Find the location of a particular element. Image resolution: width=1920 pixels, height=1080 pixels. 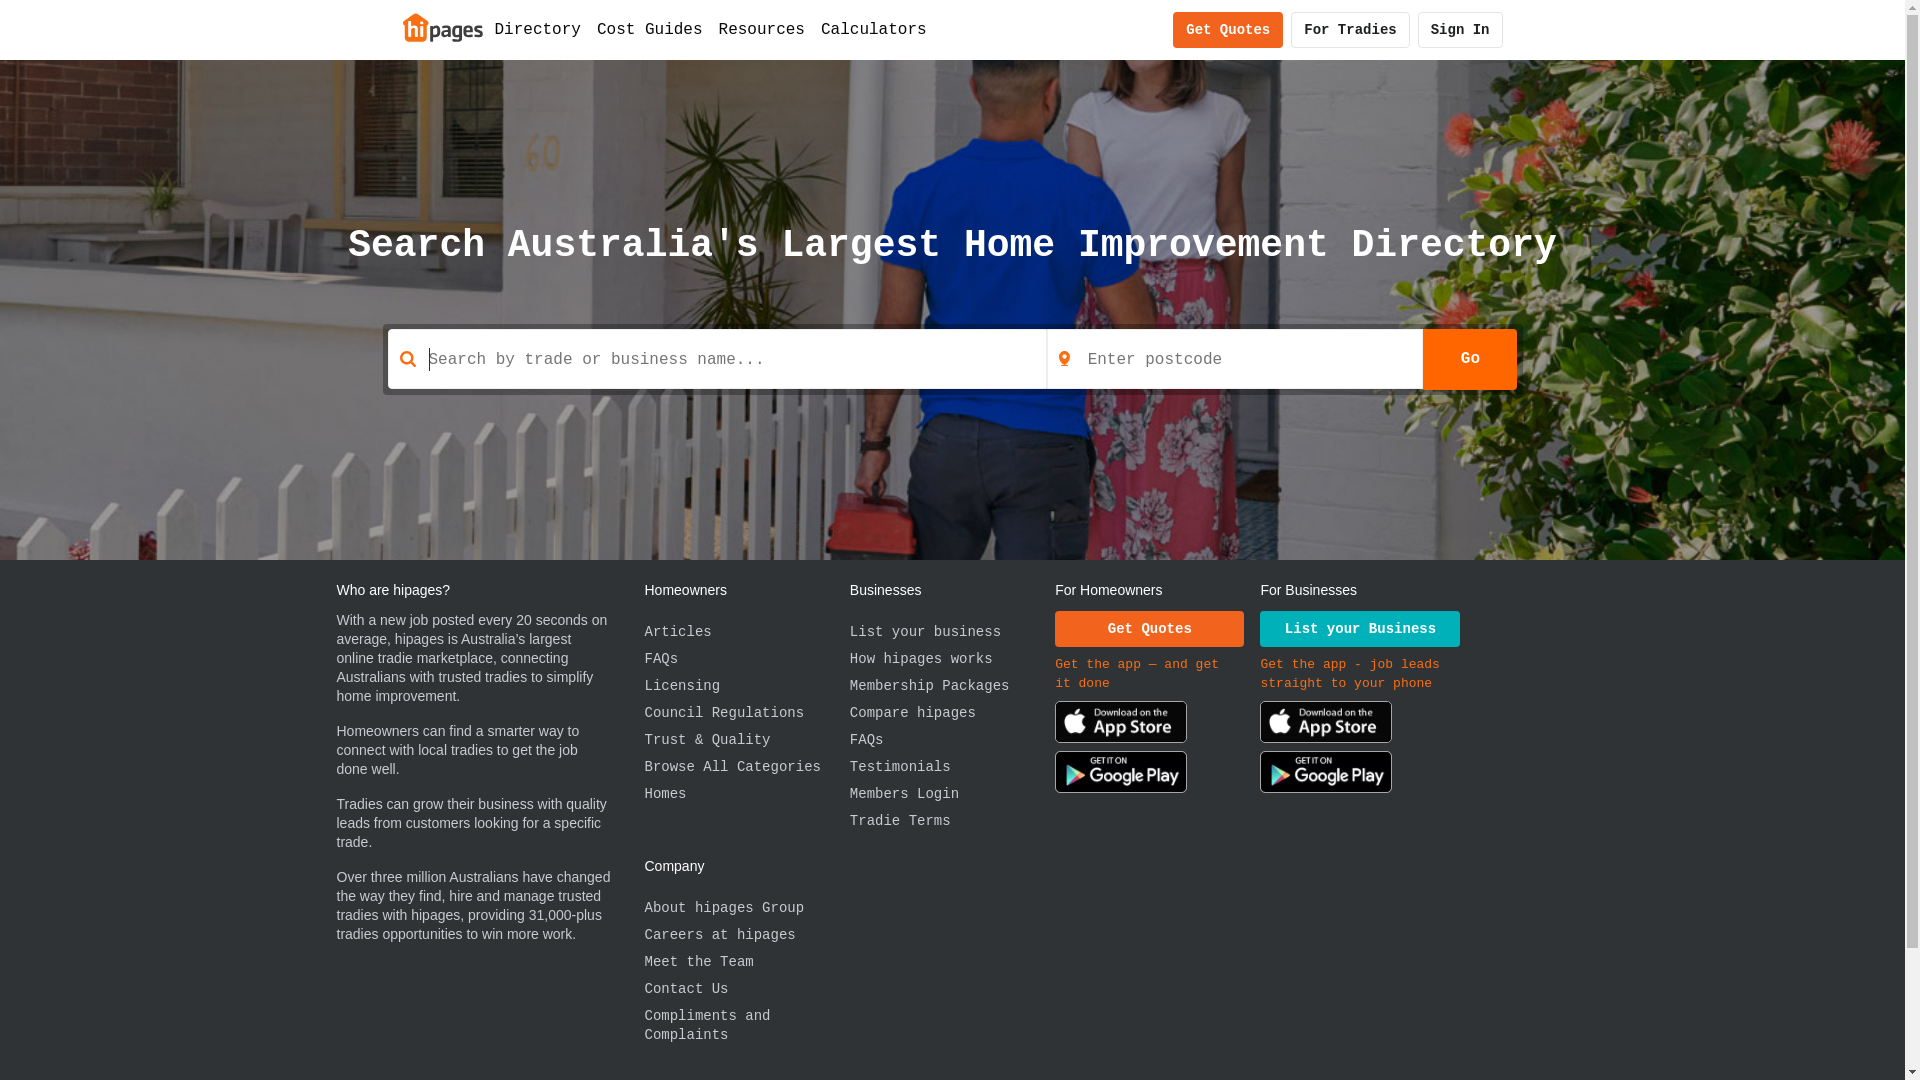

'Browse All Categories' is located at coordinates (745, 766).